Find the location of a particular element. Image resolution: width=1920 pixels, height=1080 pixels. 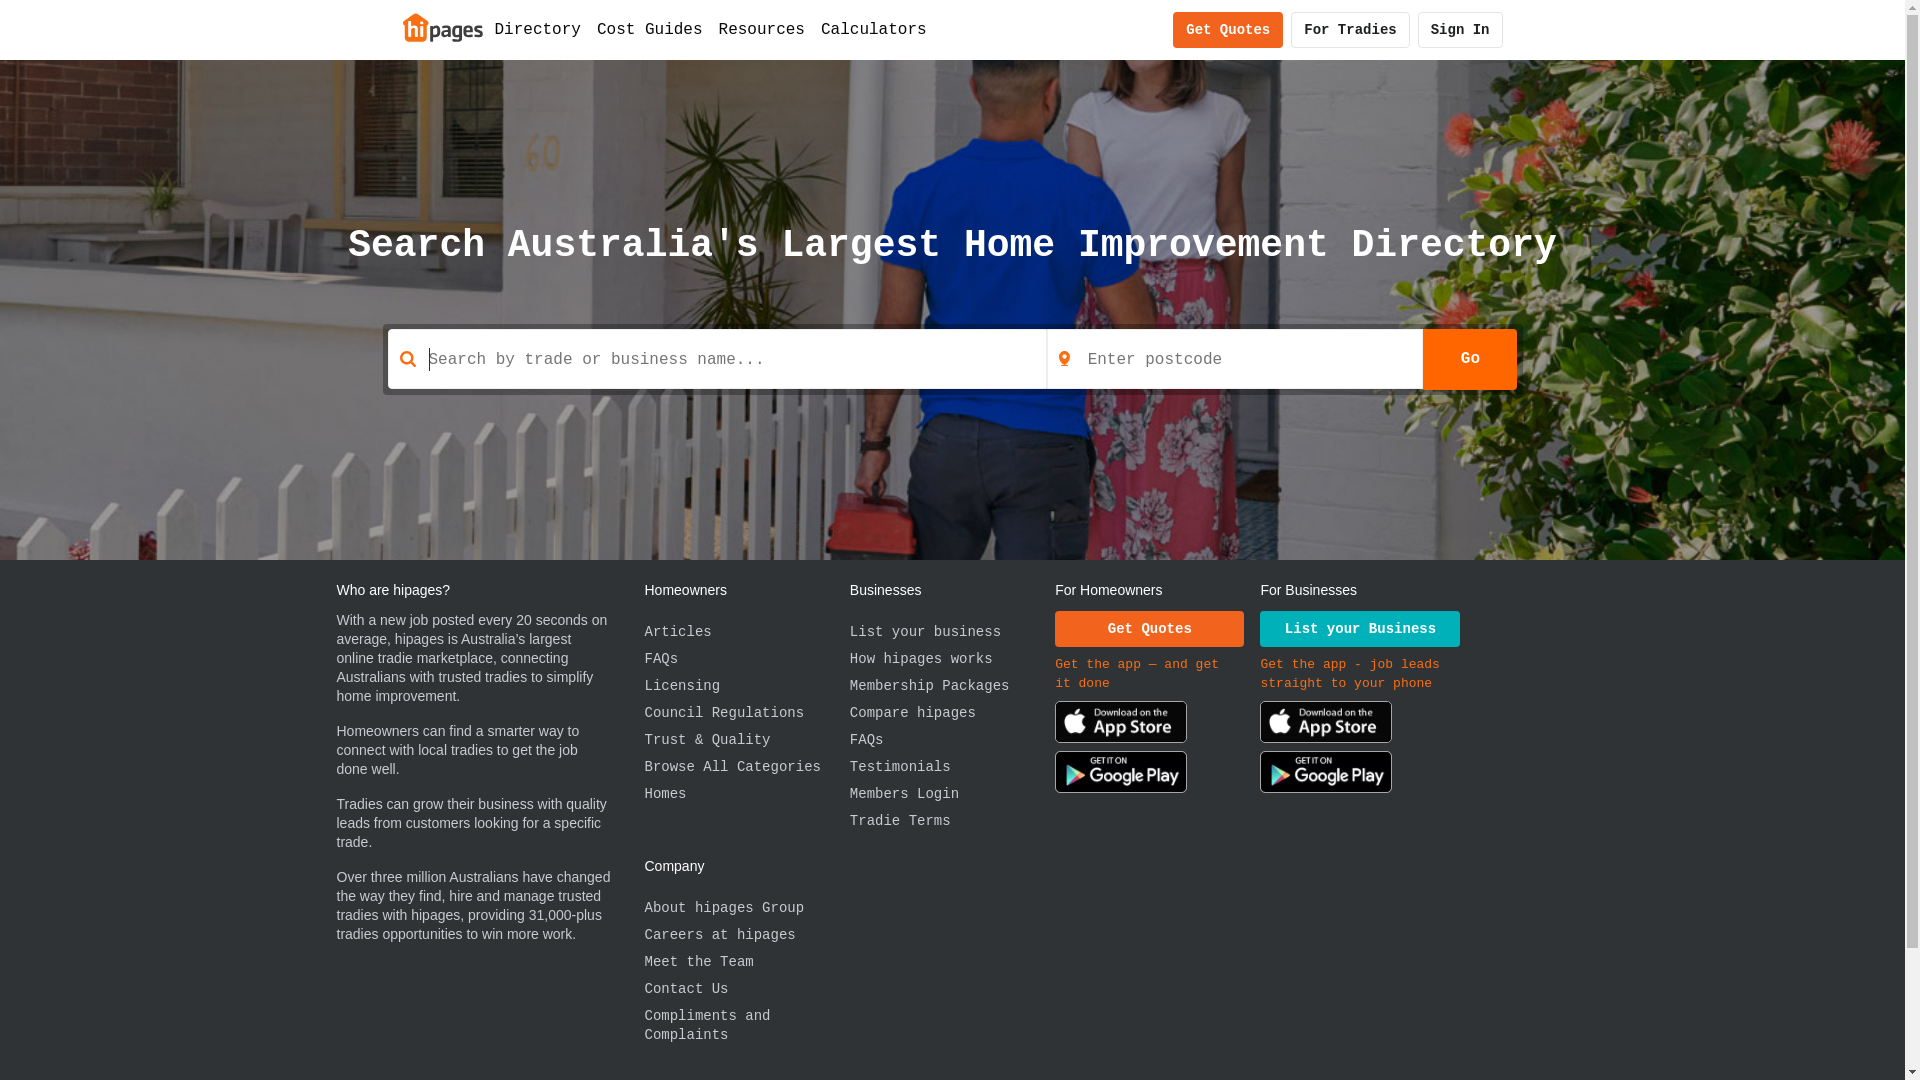

'Browse All Categories' is located at coordinates (745, 766).